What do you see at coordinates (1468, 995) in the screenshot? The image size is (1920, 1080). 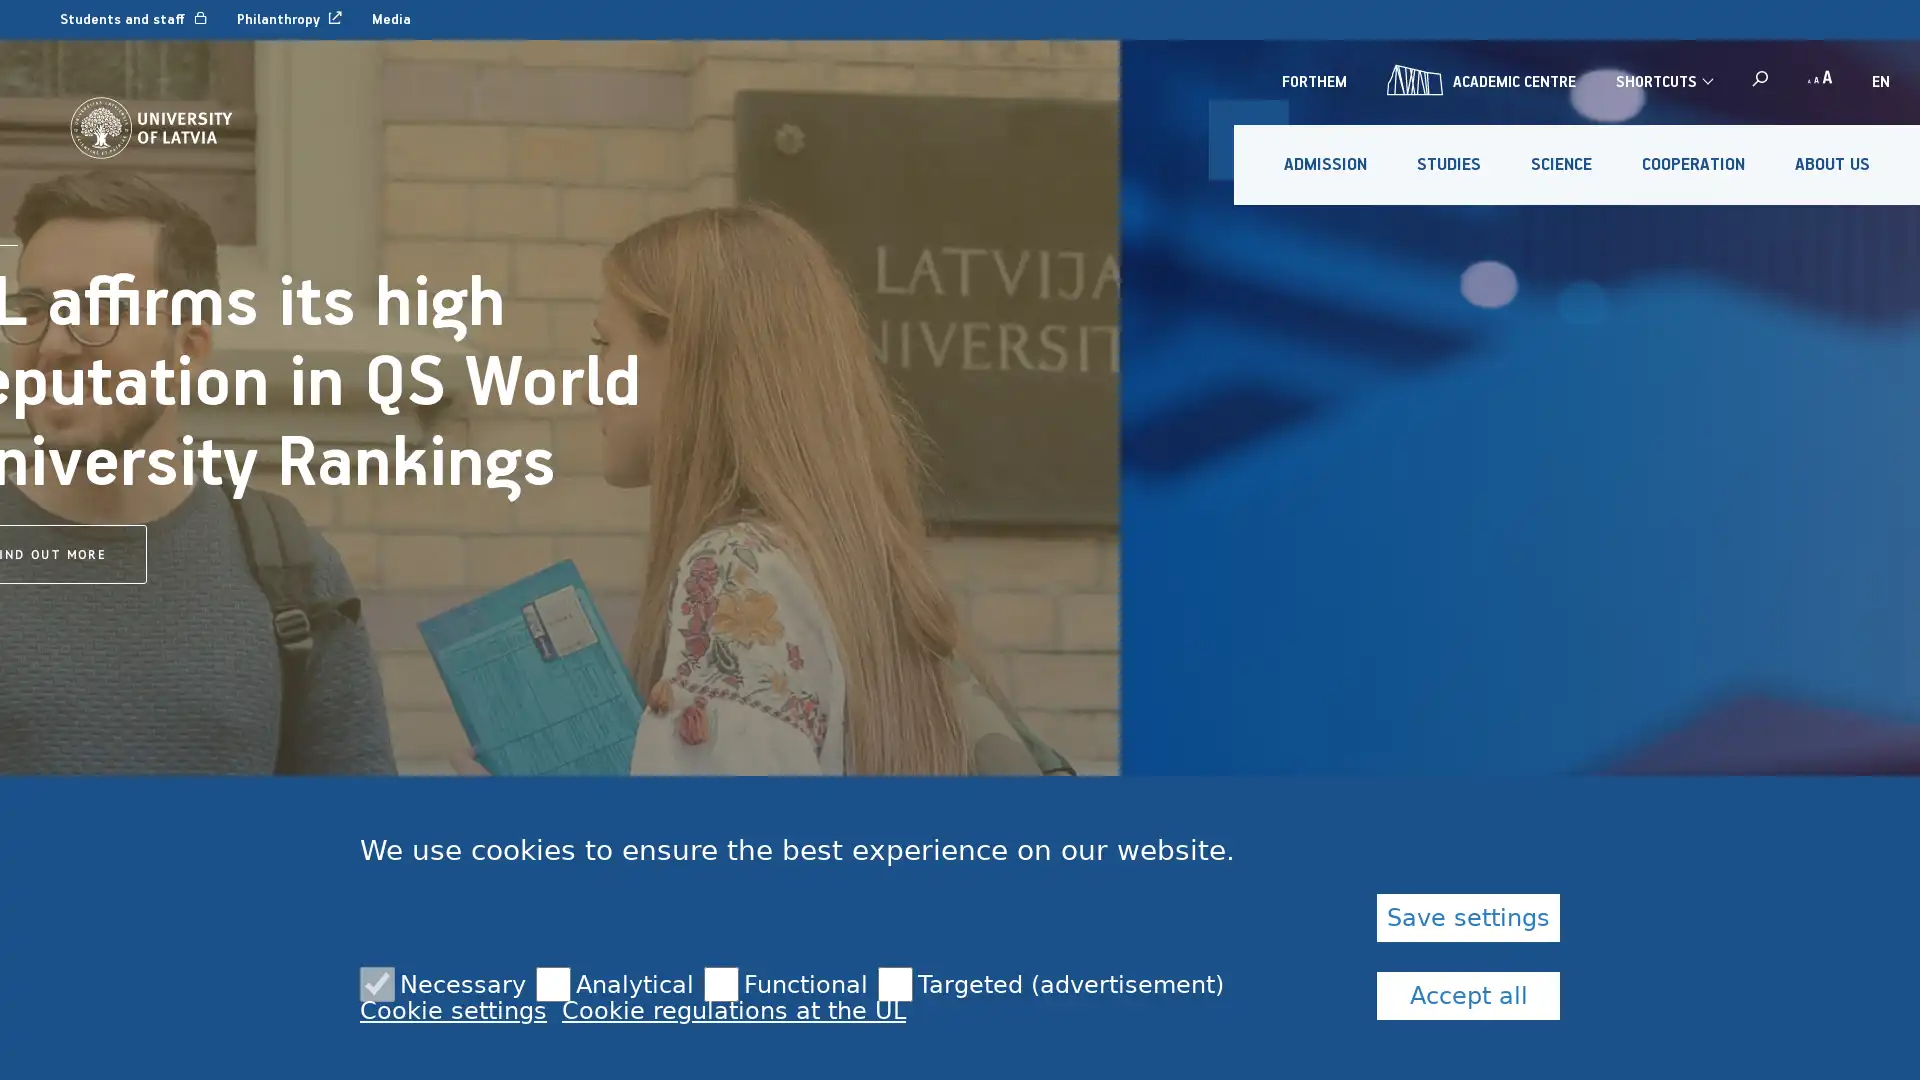 I see `Accept all` at bounding box center [1468, 995].